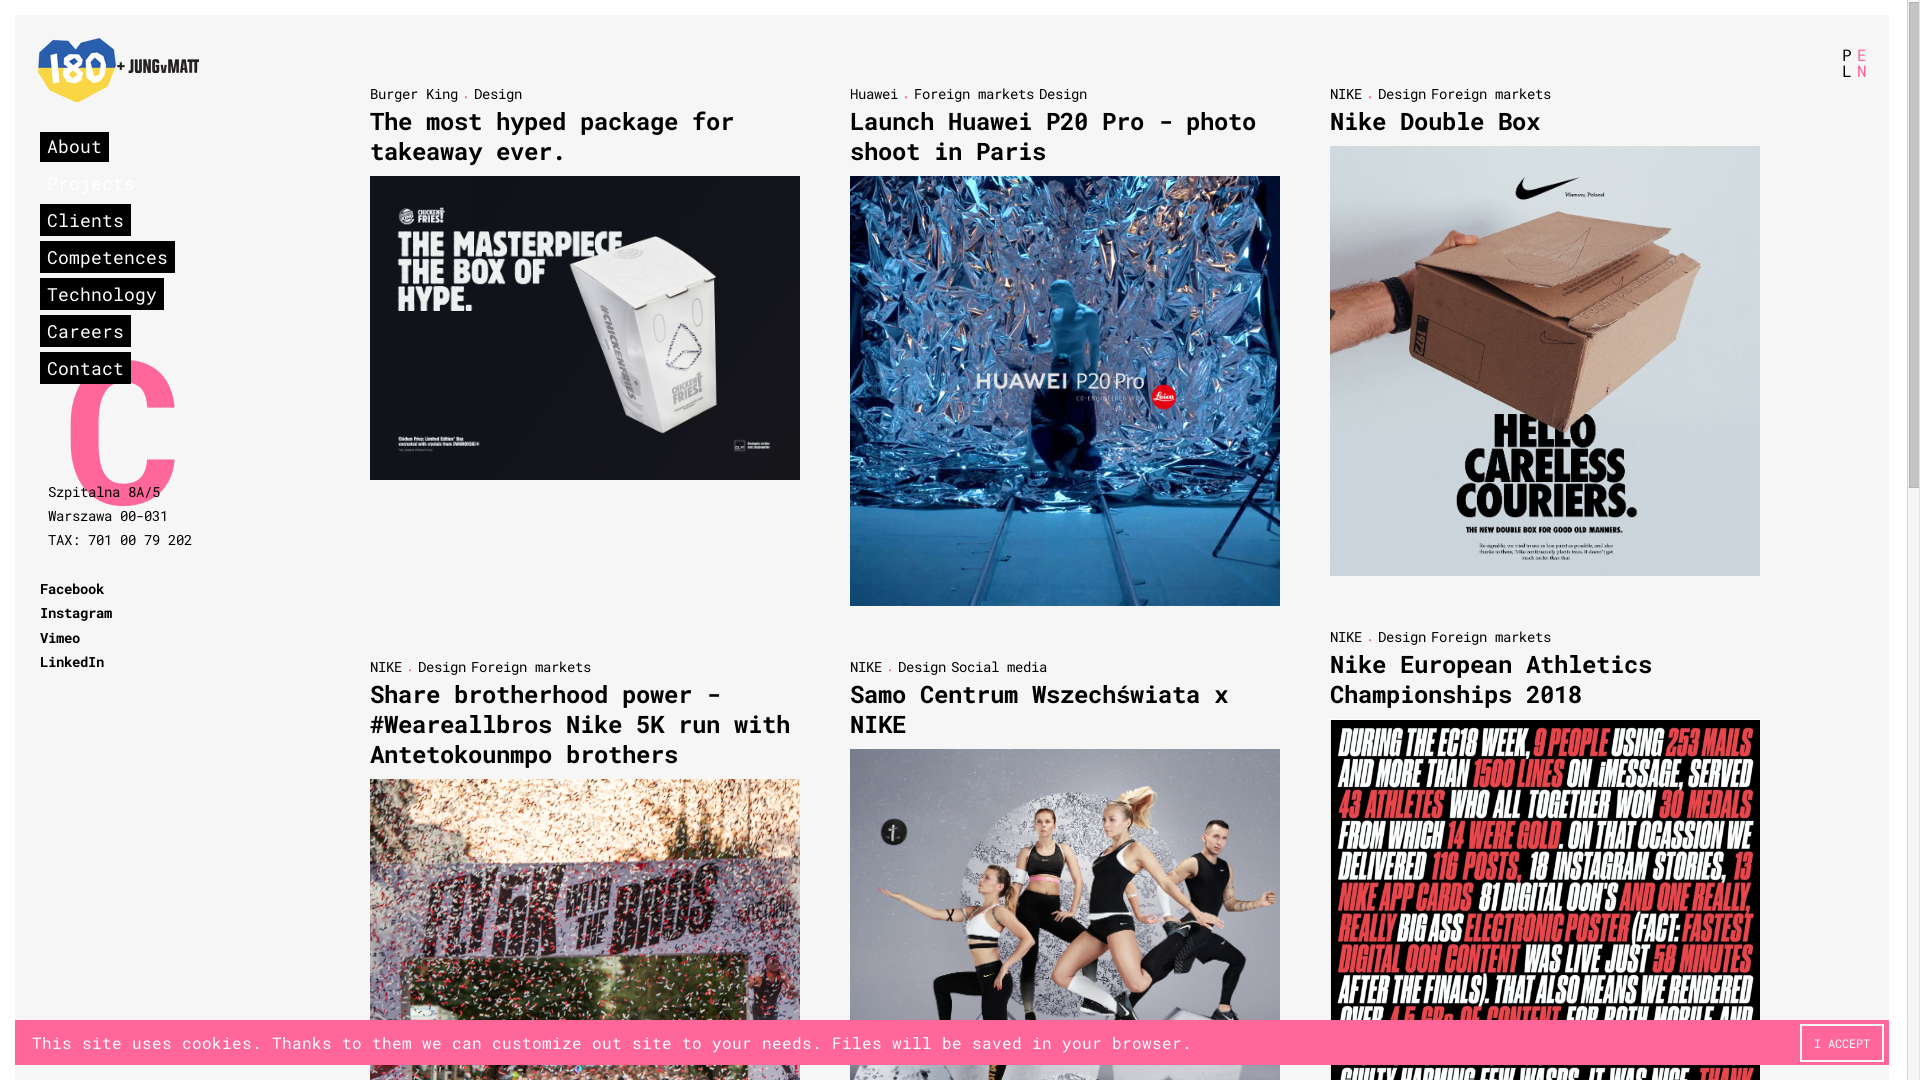  I want to click on 'LinkedIn', so click(39, 663).